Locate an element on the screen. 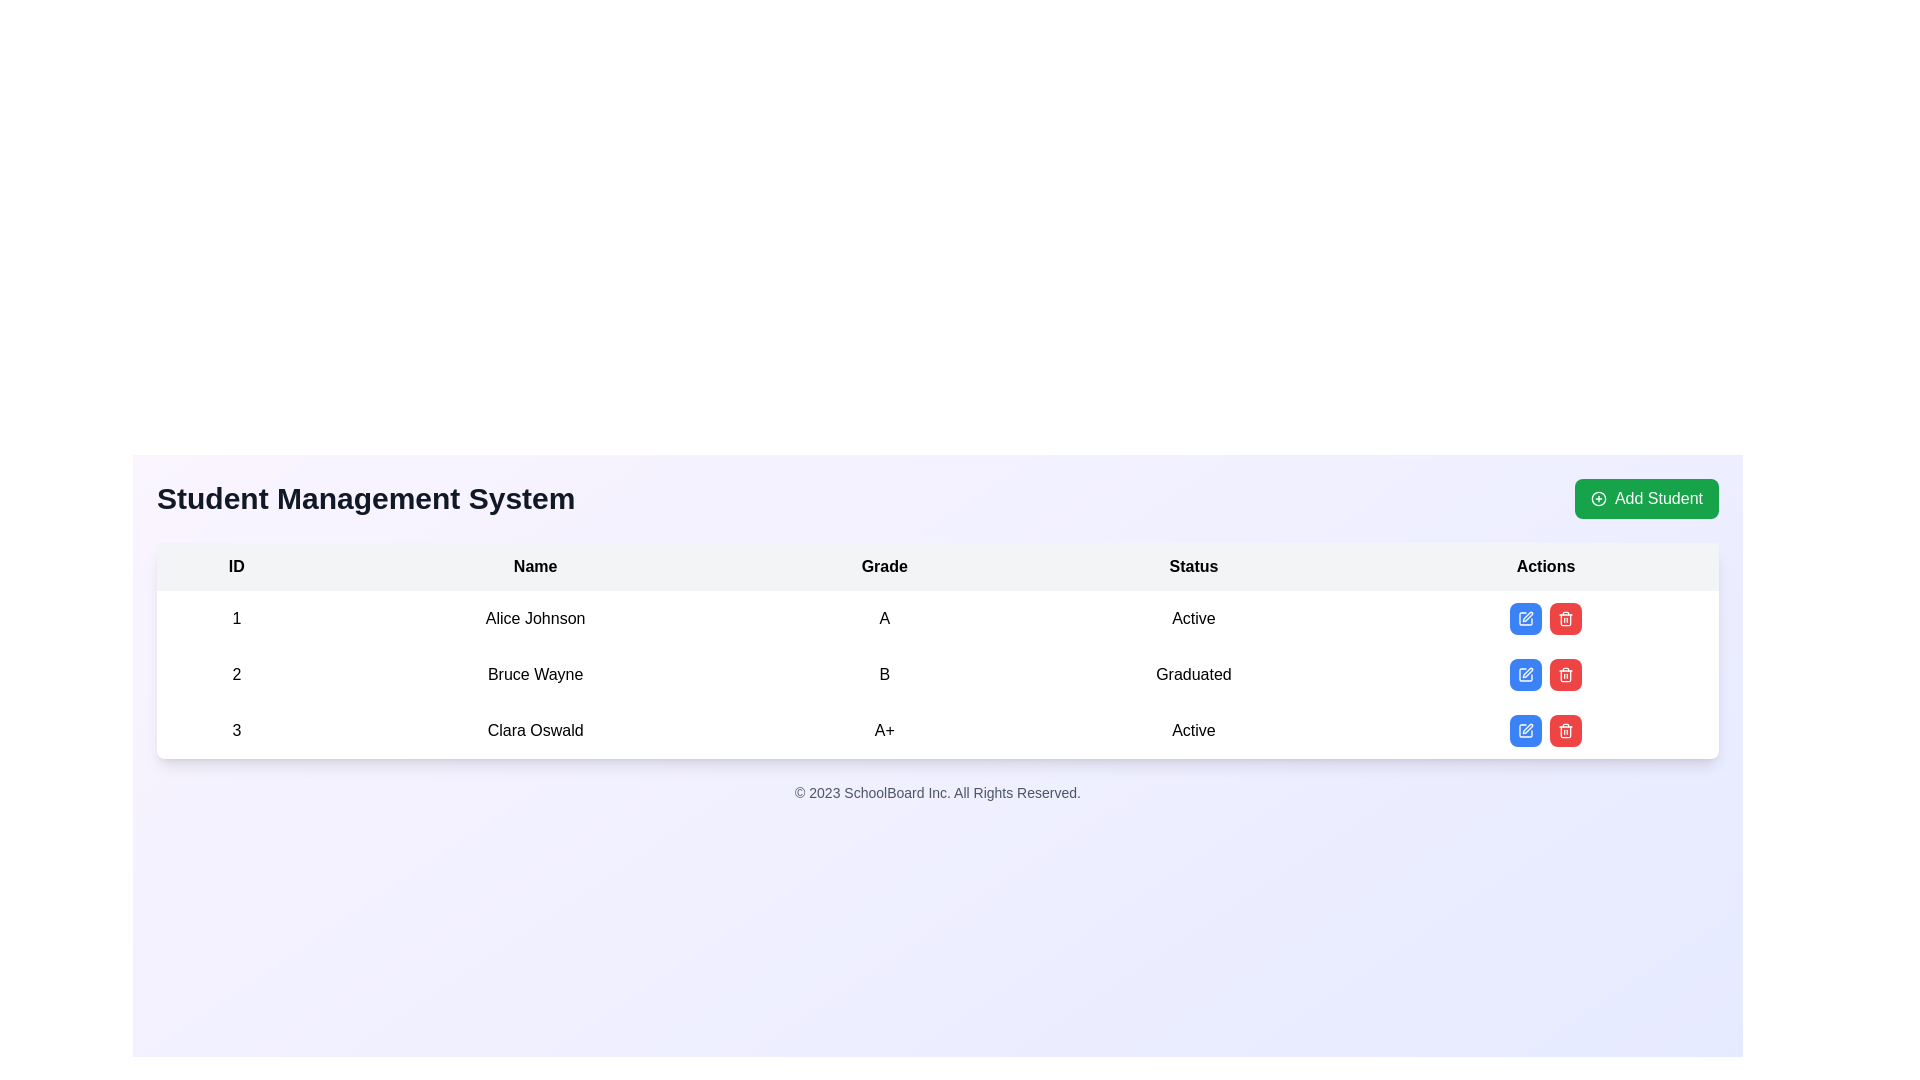 This screenshot has width=1920, height=1080. the 'Edit' button located in the 'Actions' column for the row corresponding to 'Clara Oswald' to possibly see a tooltip is located at coordinates (1525, 731).